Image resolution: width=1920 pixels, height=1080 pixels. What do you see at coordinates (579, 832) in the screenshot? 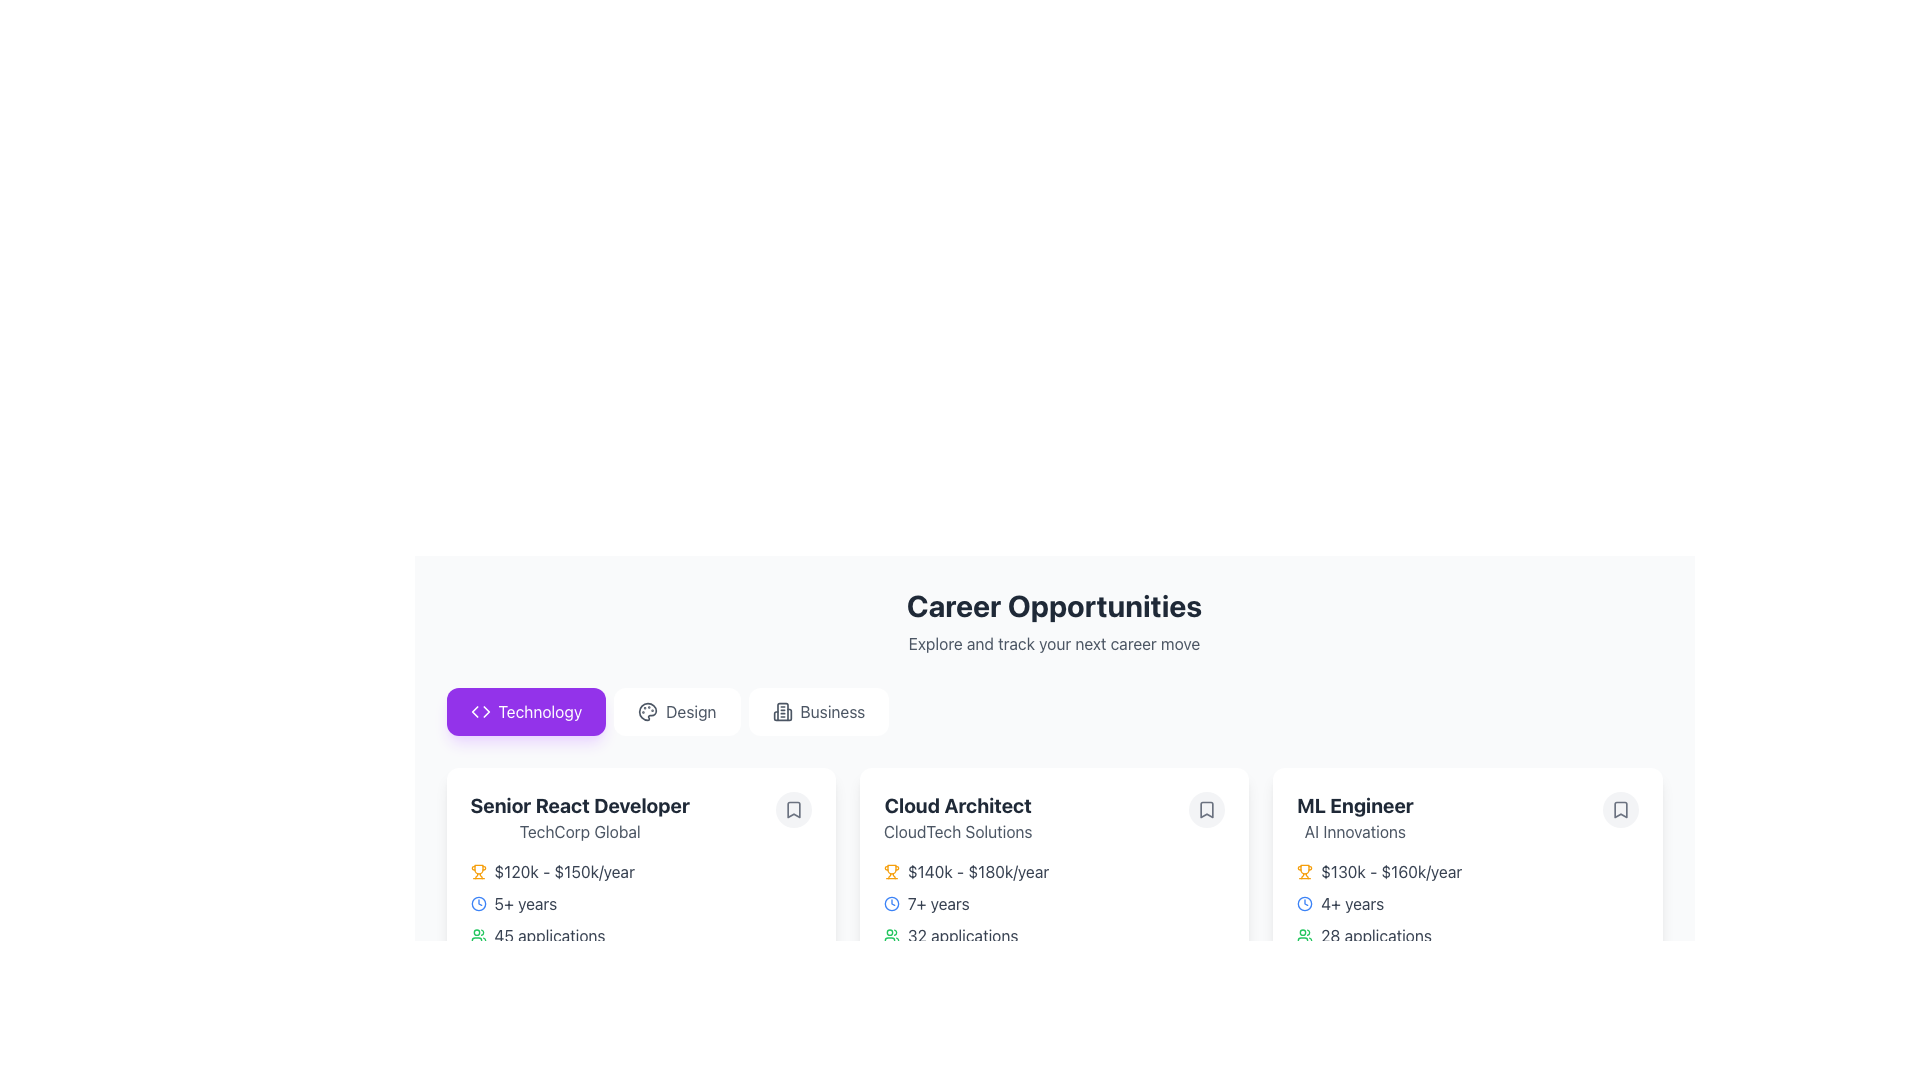
I see `the text label 'TechCorp Global' which is displayed in a muted gray color beneath the job title 'Senior React Developer' within a card layout` at bounding box center [579, 832].